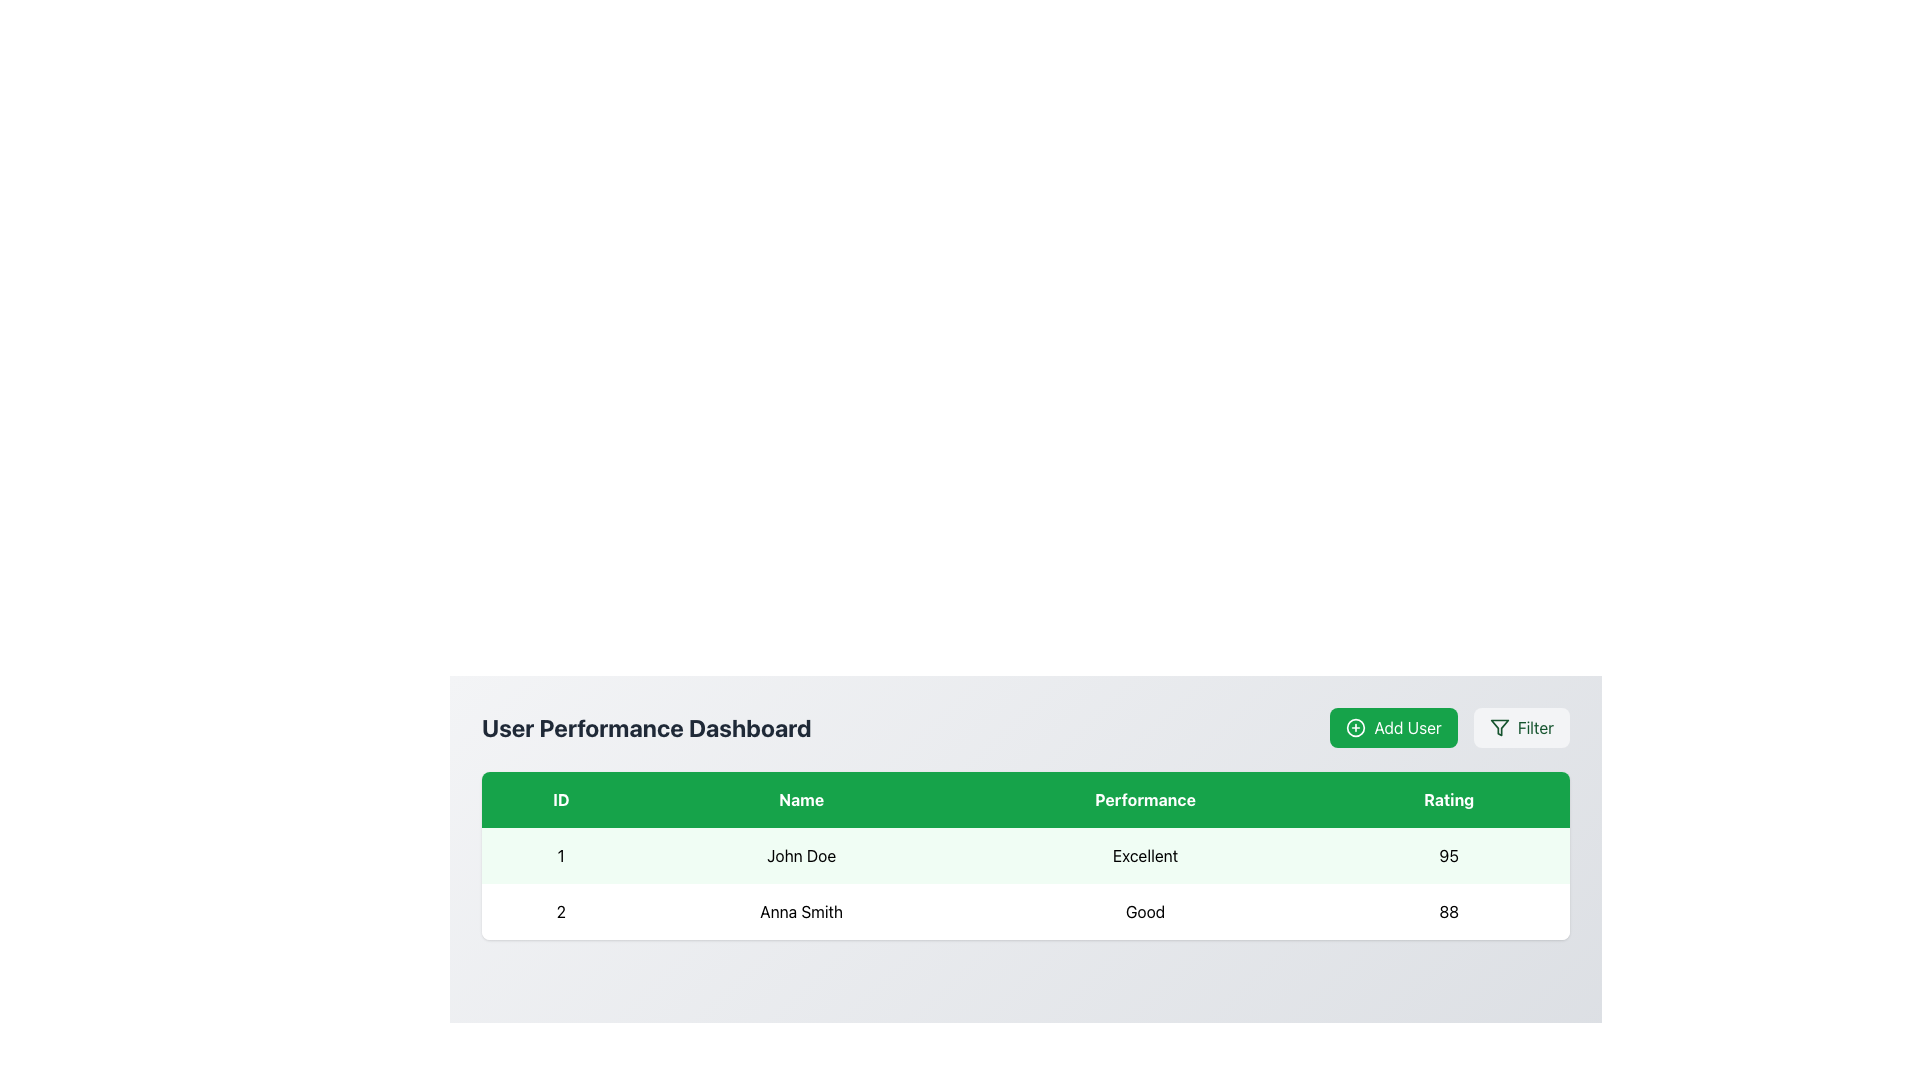 The width and height of the screenshot is (1920, 1080). I want to click on header label 'Name' from the second column header of the table, which is displayed in bold white font on a green background, so click(801, 798).